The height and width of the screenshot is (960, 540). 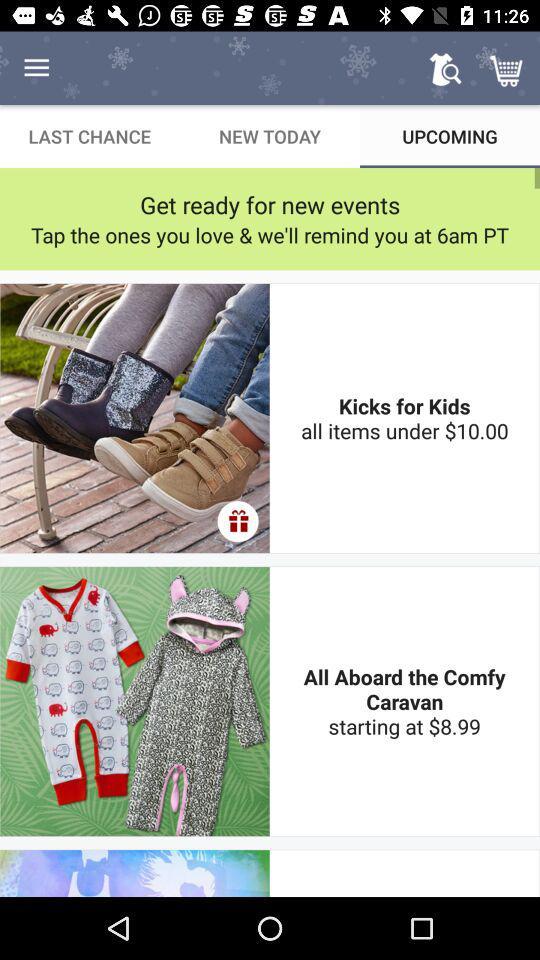 What do you see at coordinates (404, 417) in the screenshot?
I see `icon below the tap the ones item` at bounding box center [404, 417].